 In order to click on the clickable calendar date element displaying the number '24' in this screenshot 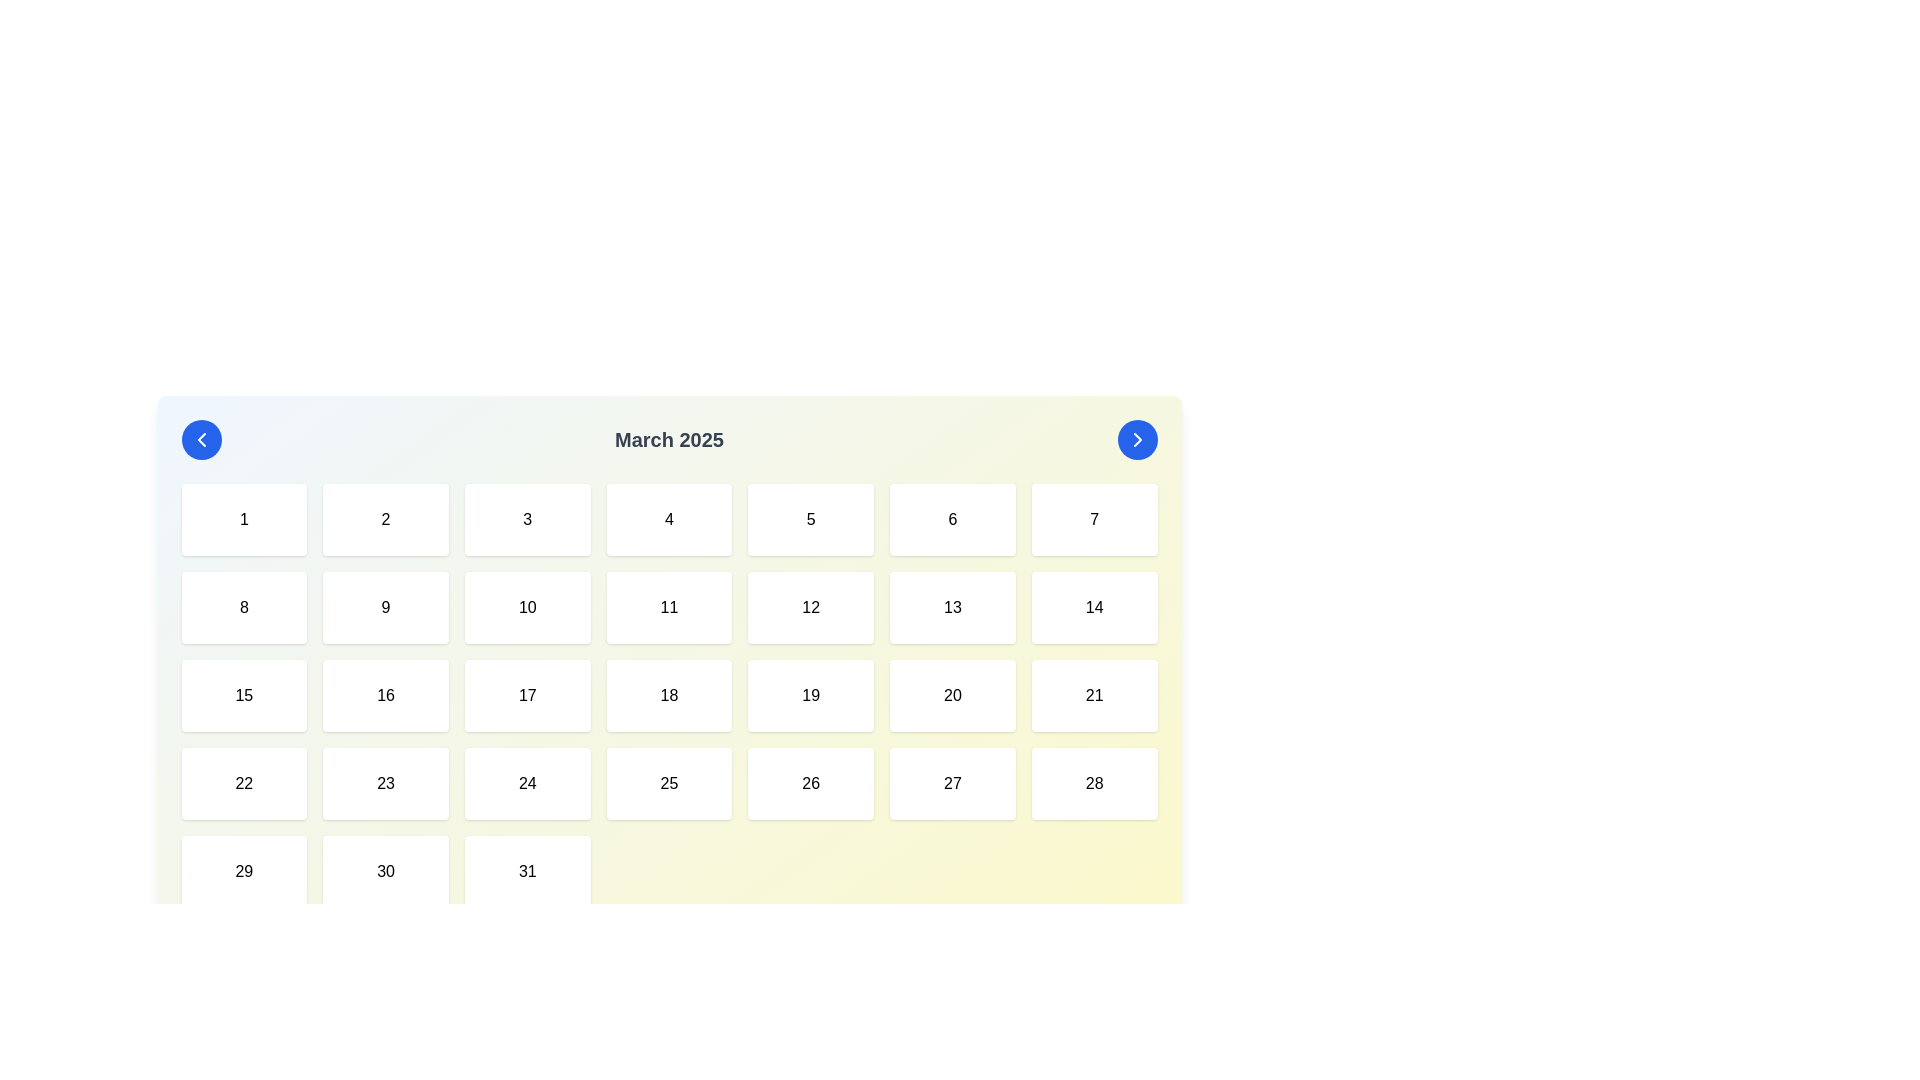, I will do `click(527, 782)`.